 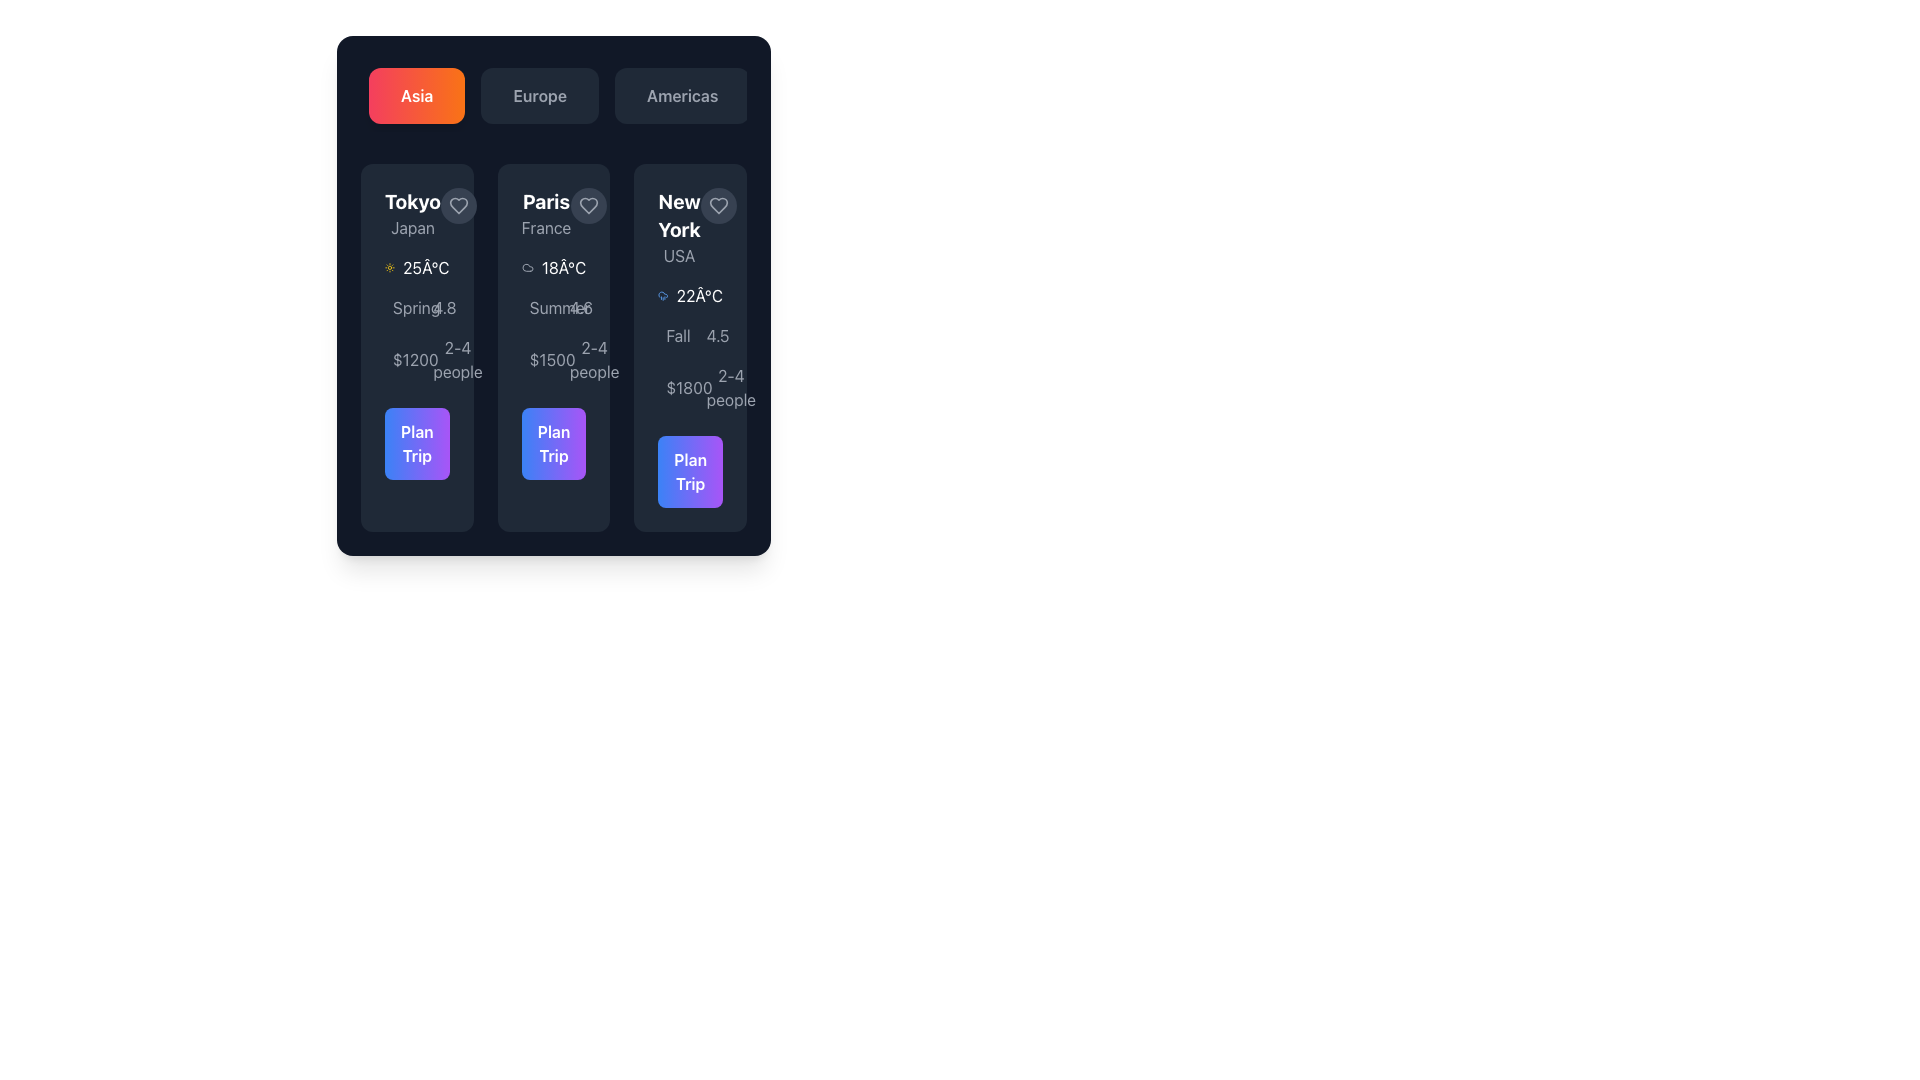 What do you see at coordinates (690, 471) in the screenshot?
I see `the 'Plan Trip' button located at the bottom of the 'New York' card to initiate the trip planning process` at bounding box center [690, 471].